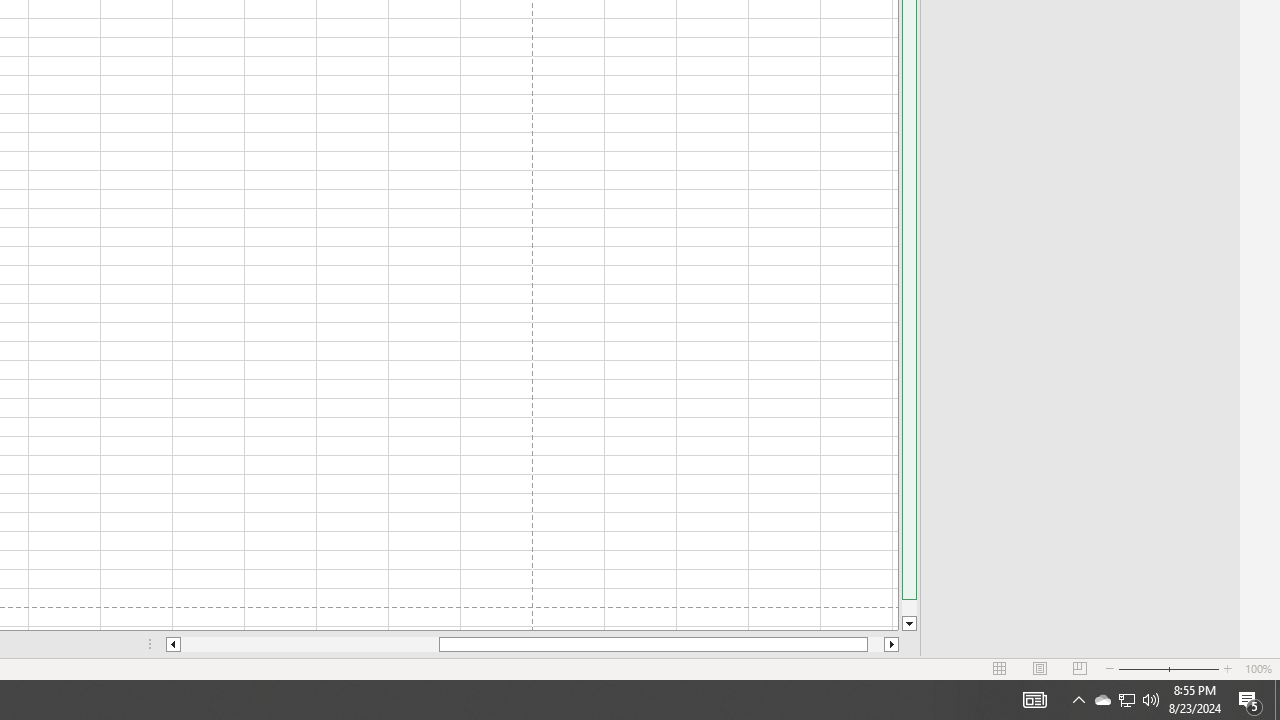 The height and width of the screenshot is (720, 1280). Describe the element at coordinates (1143, 669) in the screenshot. I see `'Zoom Out'` at that location.